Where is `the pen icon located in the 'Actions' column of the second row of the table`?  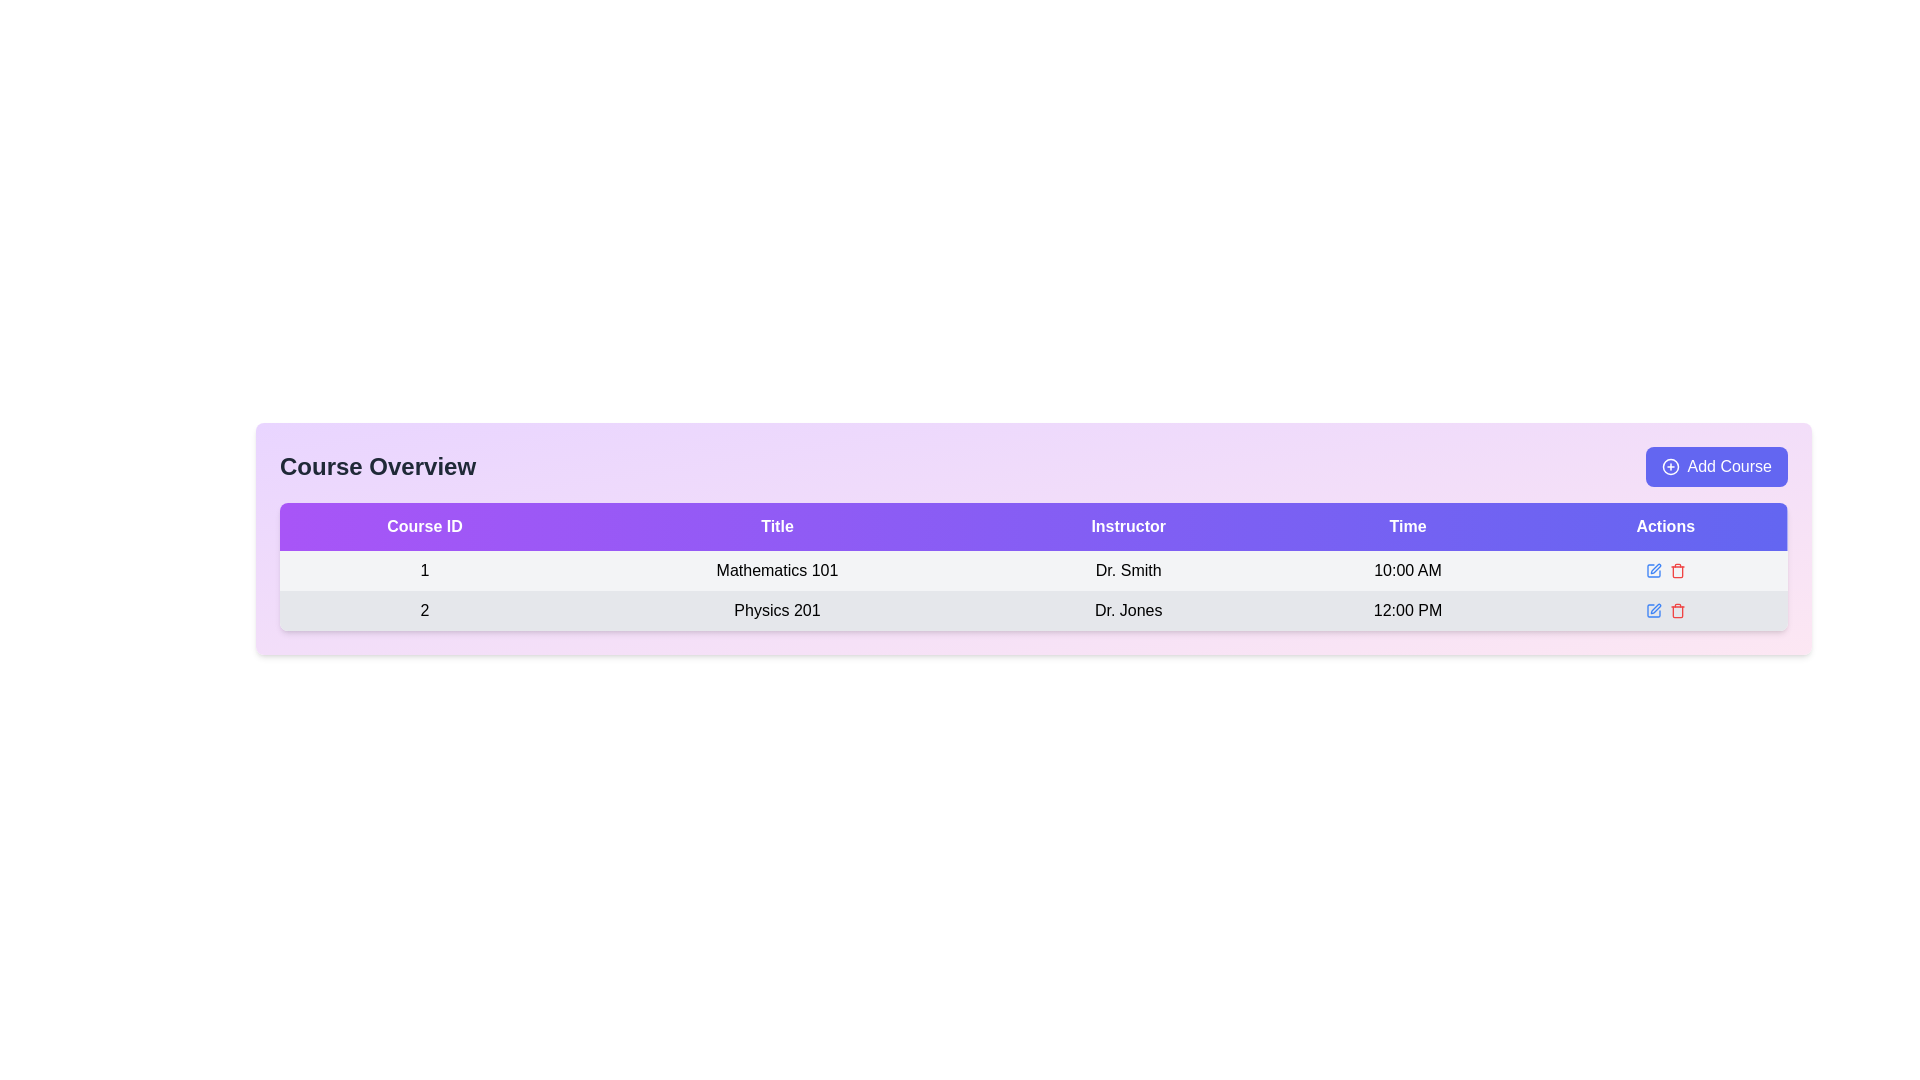 the pen icon located in the 'Actions' column of the second row of the table is located at coordinates (1655, 608).